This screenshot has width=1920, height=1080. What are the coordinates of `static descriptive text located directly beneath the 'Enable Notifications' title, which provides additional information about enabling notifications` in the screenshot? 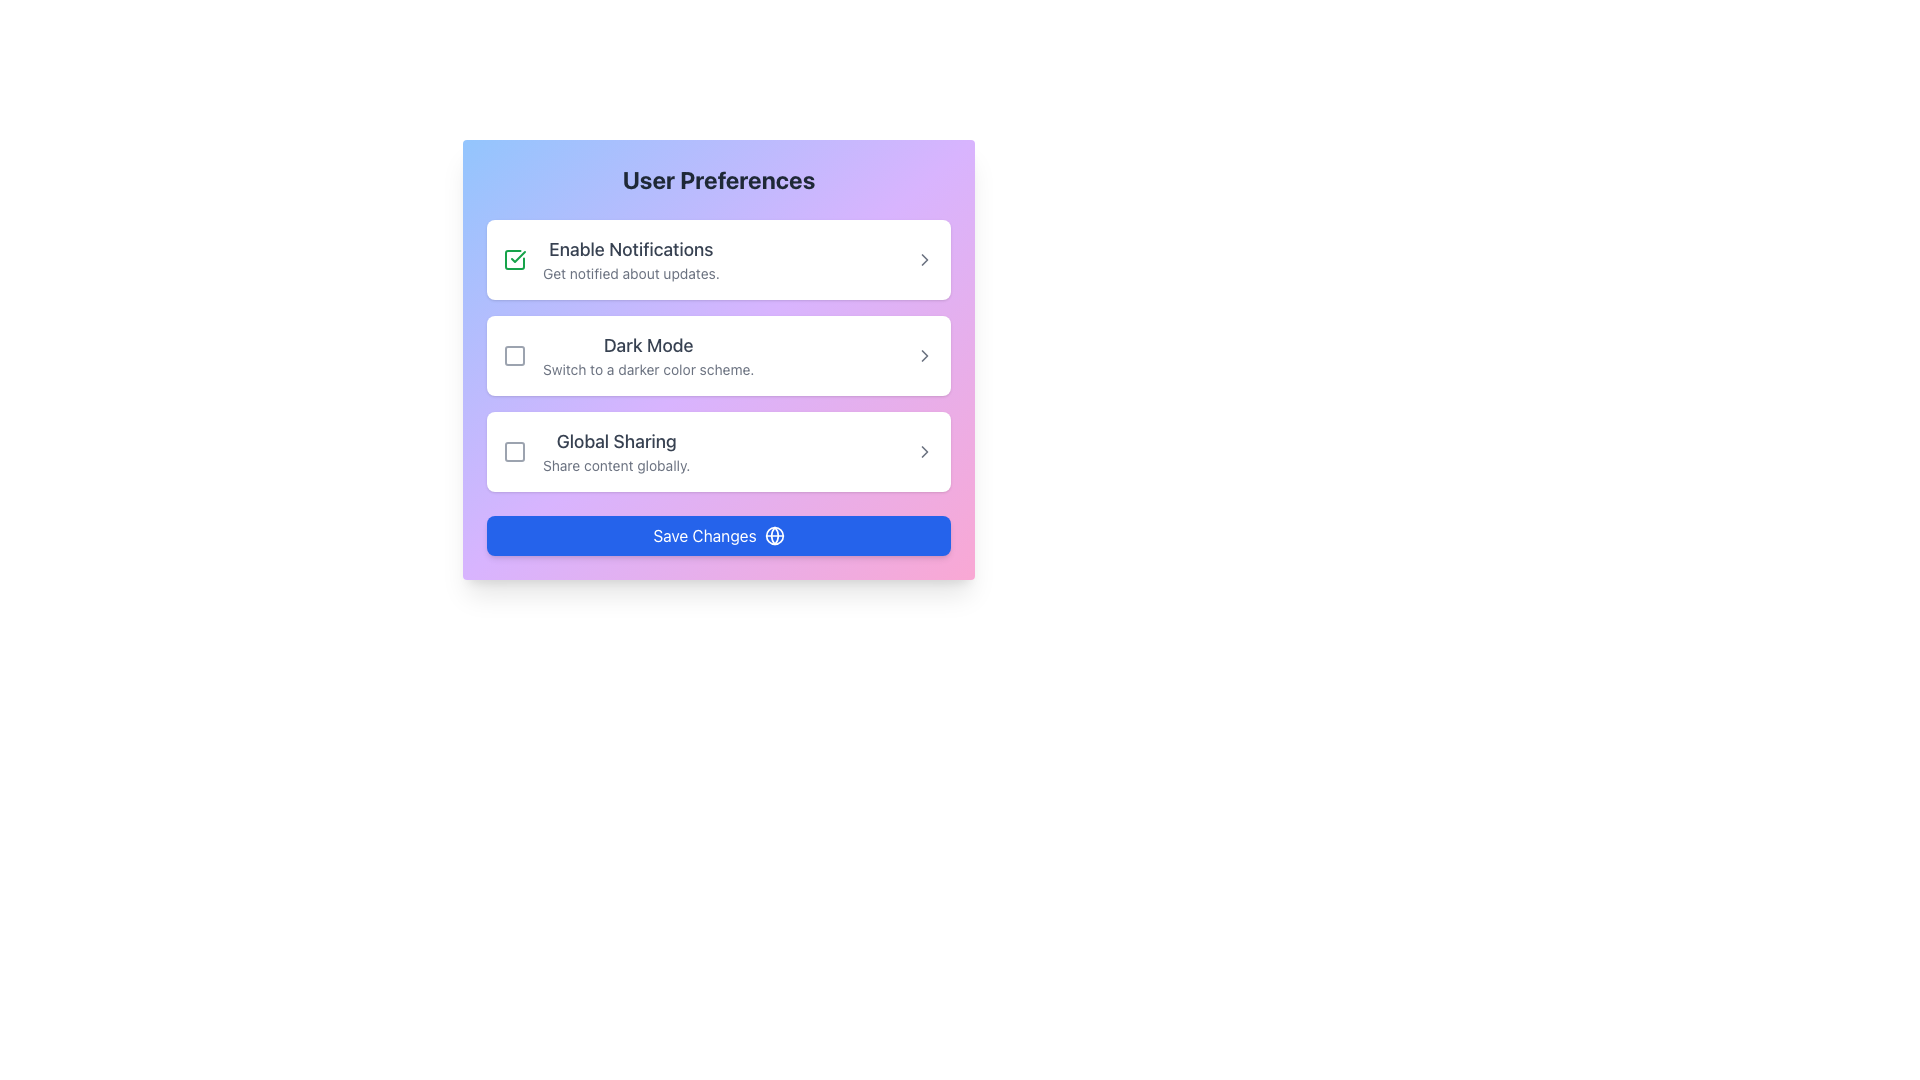 It's located at (630, 273).